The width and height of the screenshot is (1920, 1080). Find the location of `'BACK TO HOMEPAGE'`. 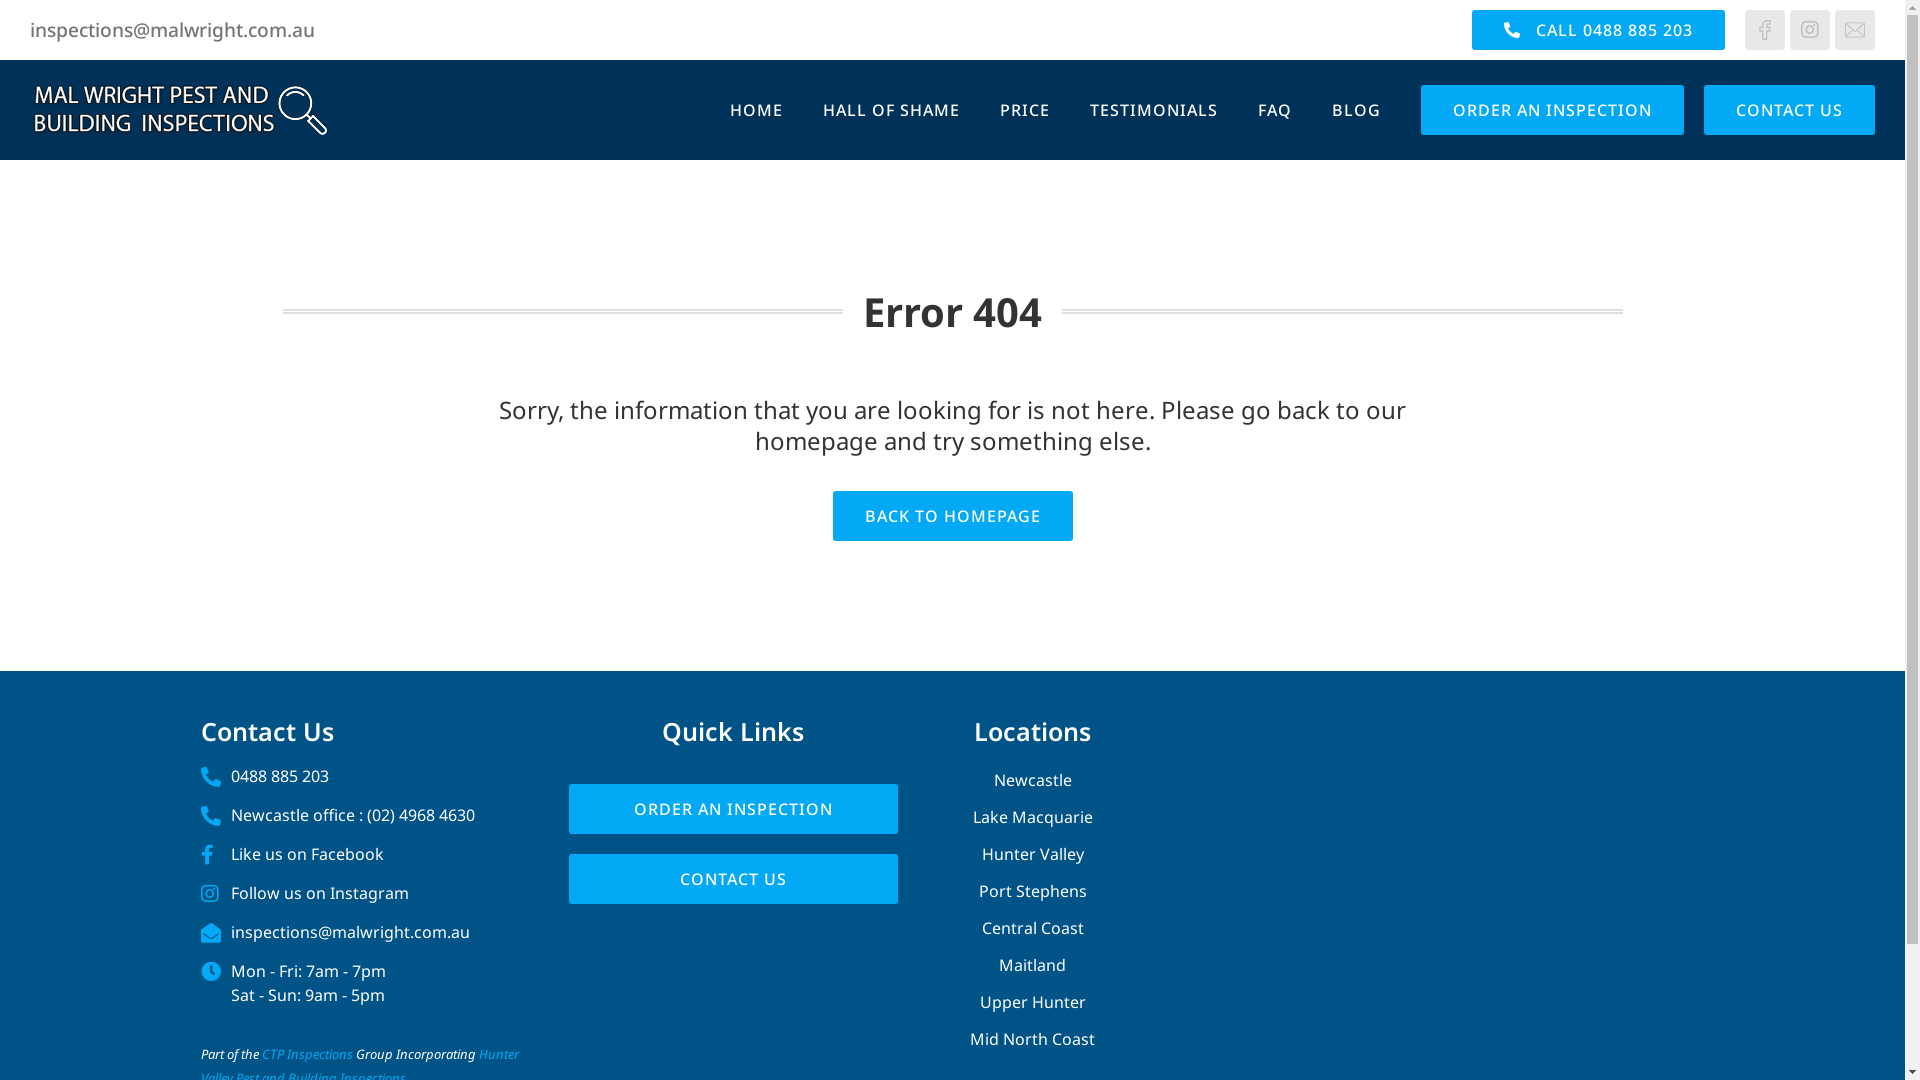

'BACK TO HOMEPAGE' is located at coordinates (950, 515).